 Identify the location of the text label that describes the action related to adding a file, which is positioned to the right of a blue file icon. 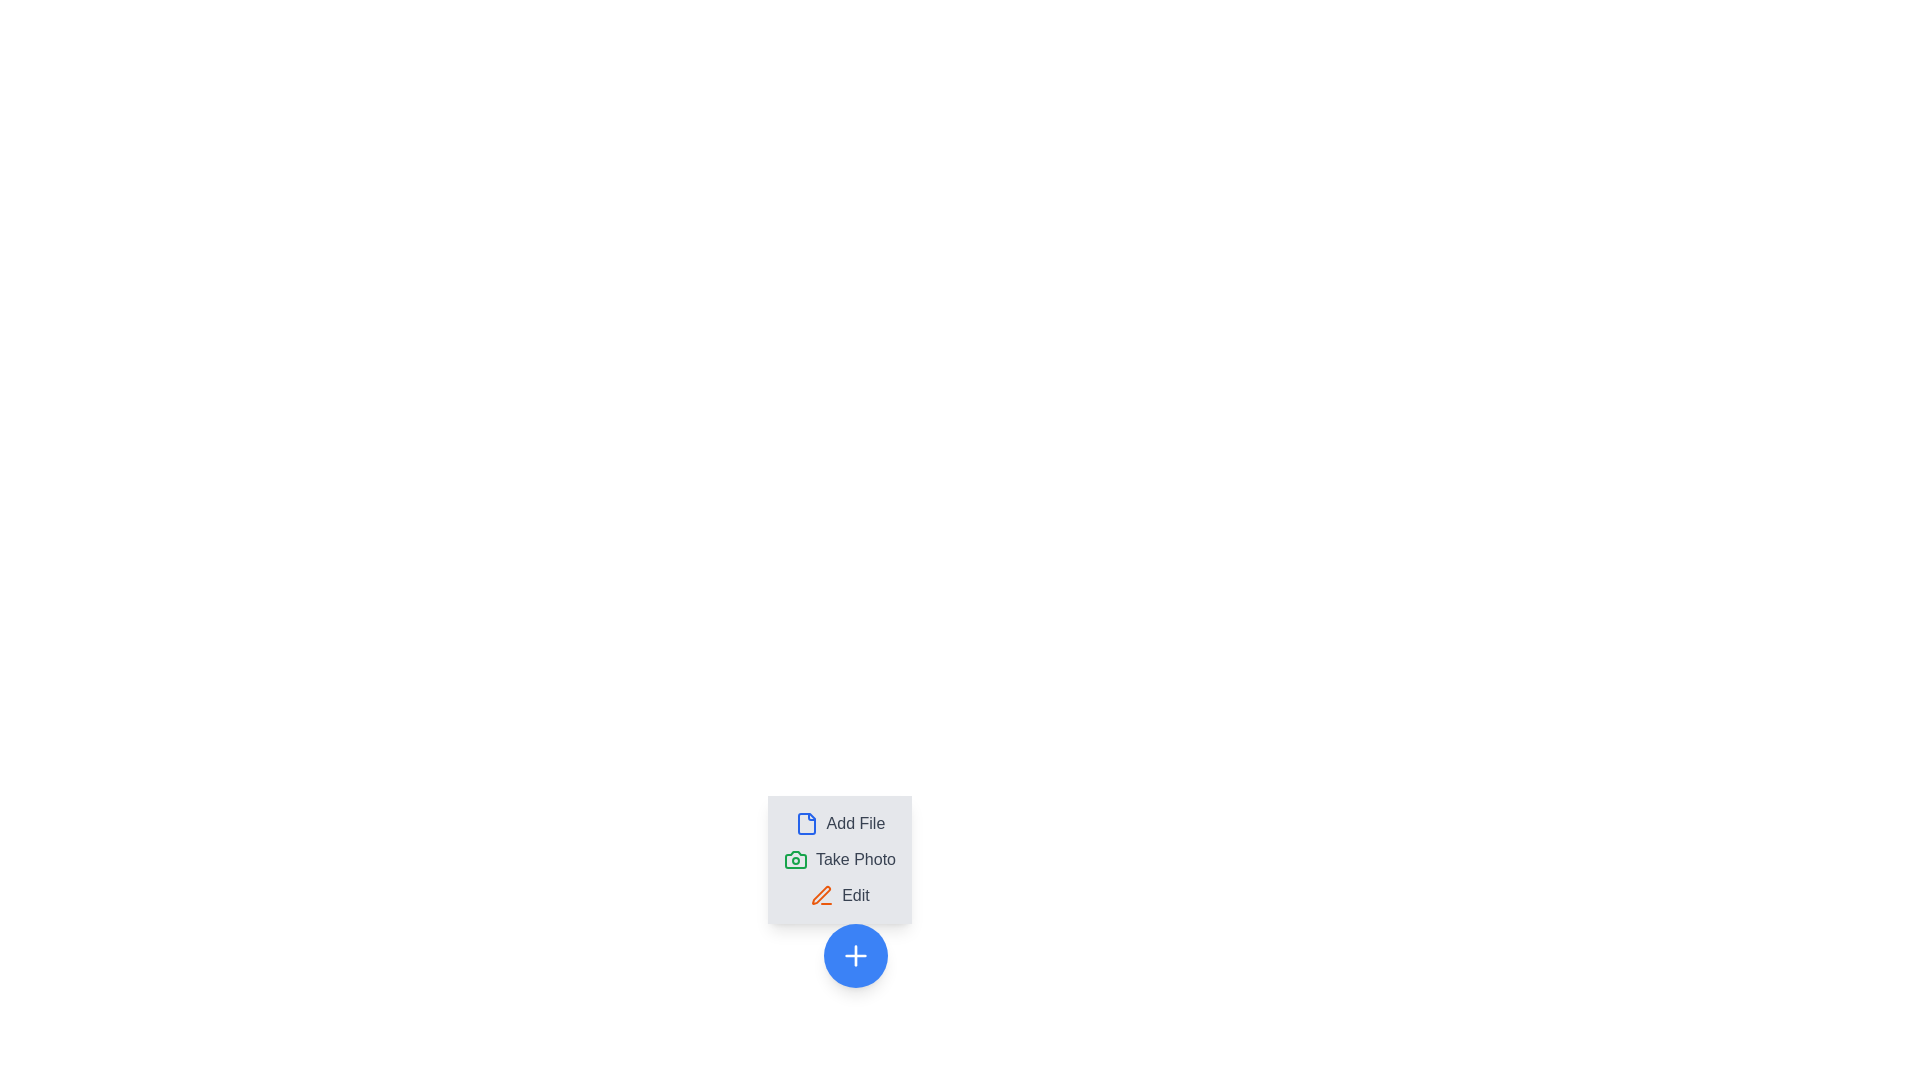
(855, 824).